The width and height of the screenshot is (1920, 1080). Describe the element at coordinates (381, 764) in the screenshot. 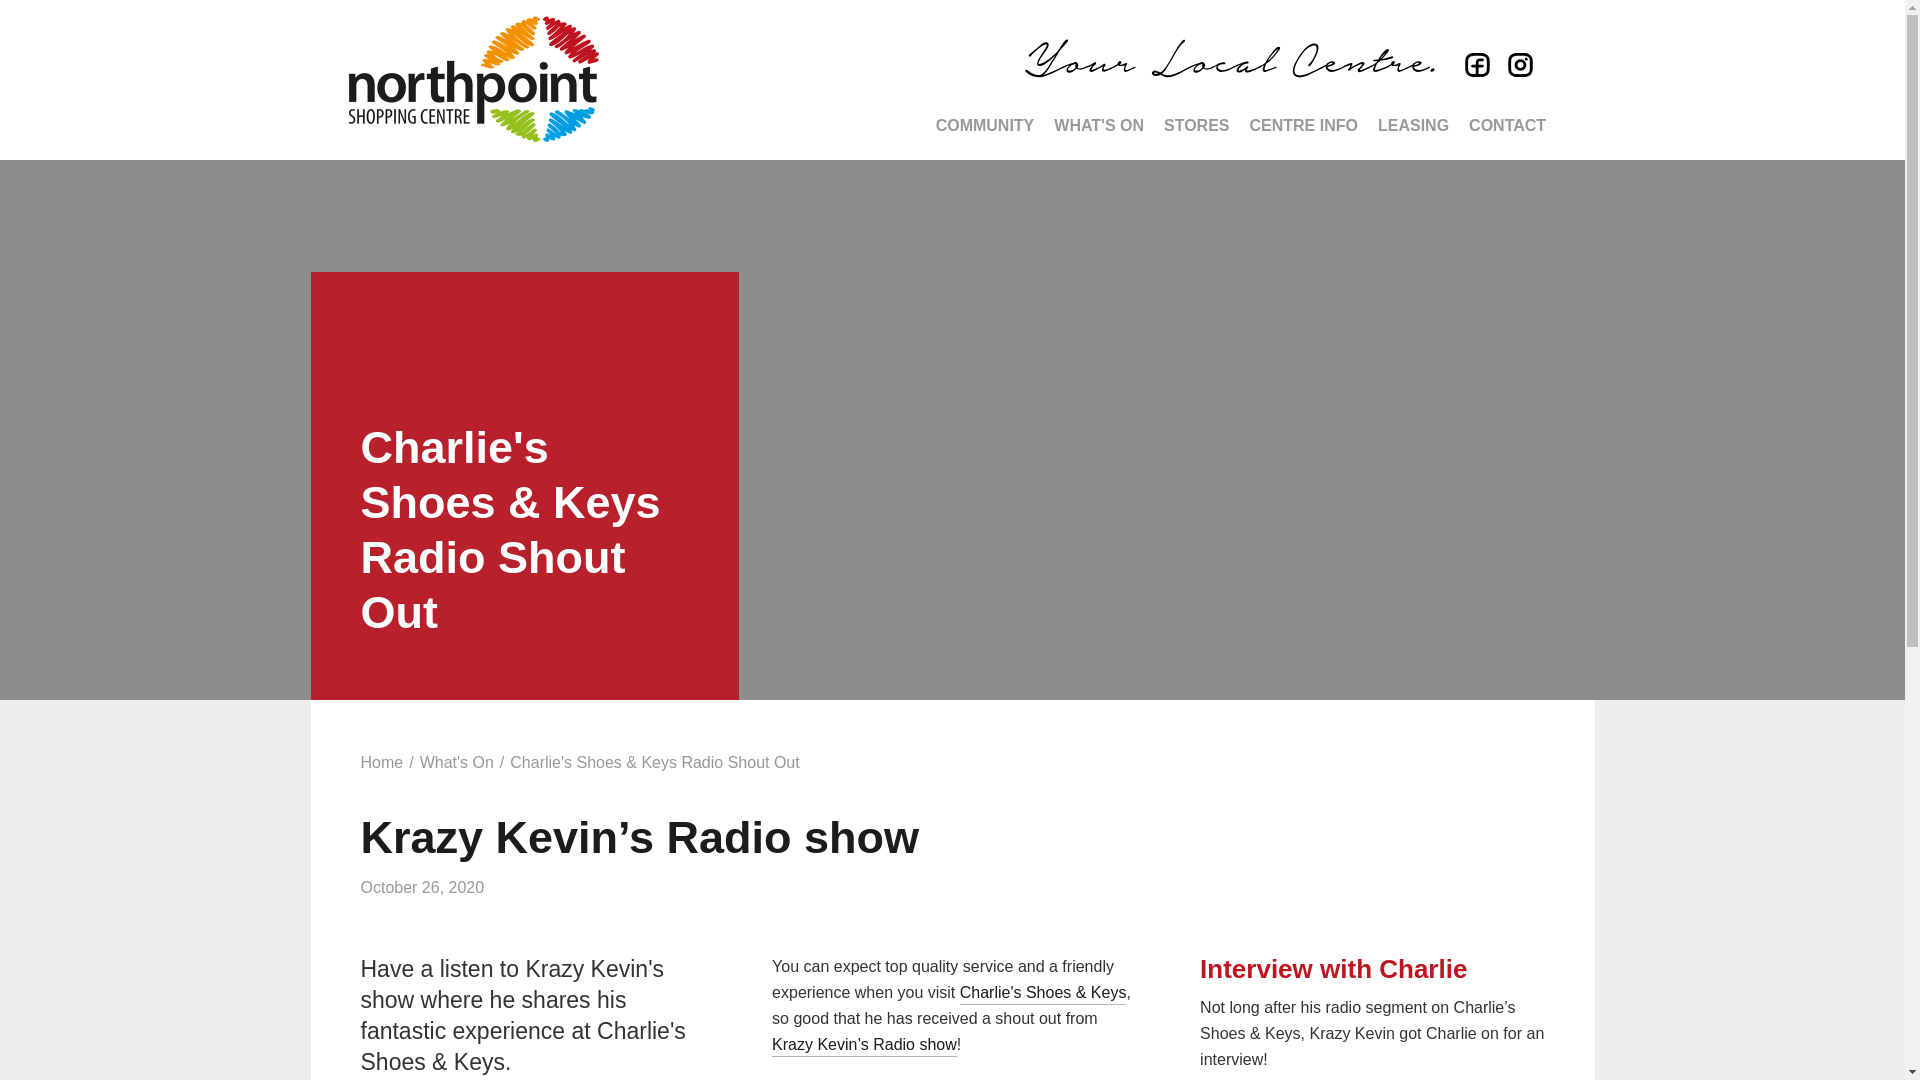

I see `'Home'` at that location.